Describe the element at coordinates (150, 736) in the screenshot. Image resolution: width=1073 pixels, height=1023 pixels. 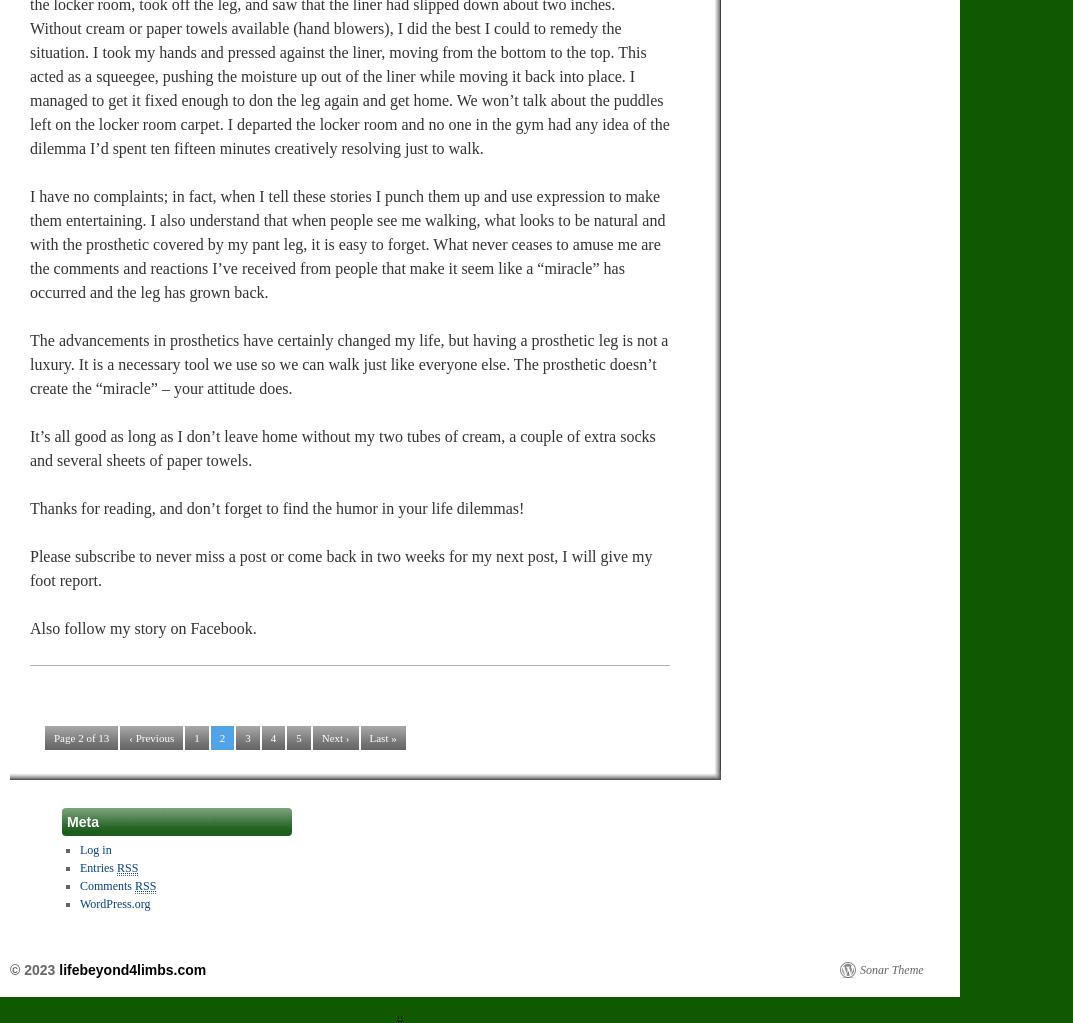
I see `'‹ Previous'` at that location.